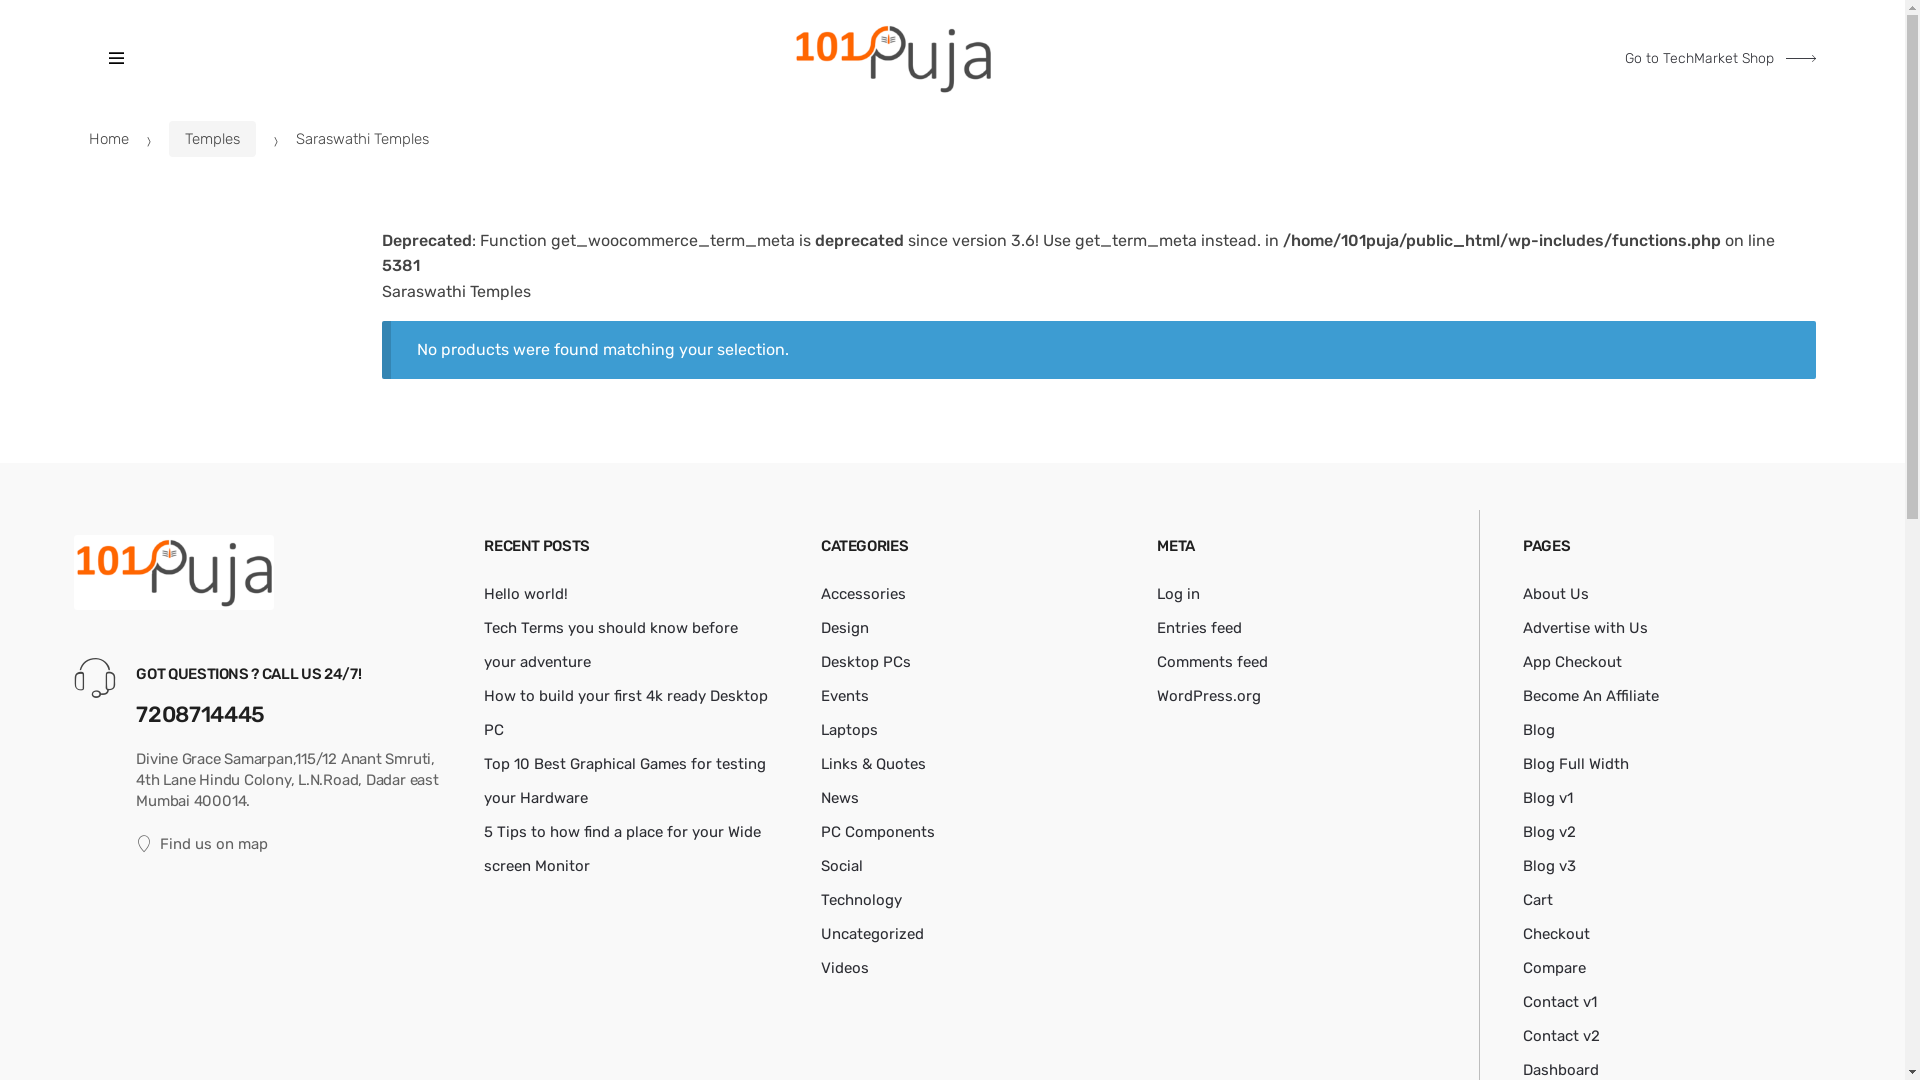  I want to click on 'Design', so click(844, 627).